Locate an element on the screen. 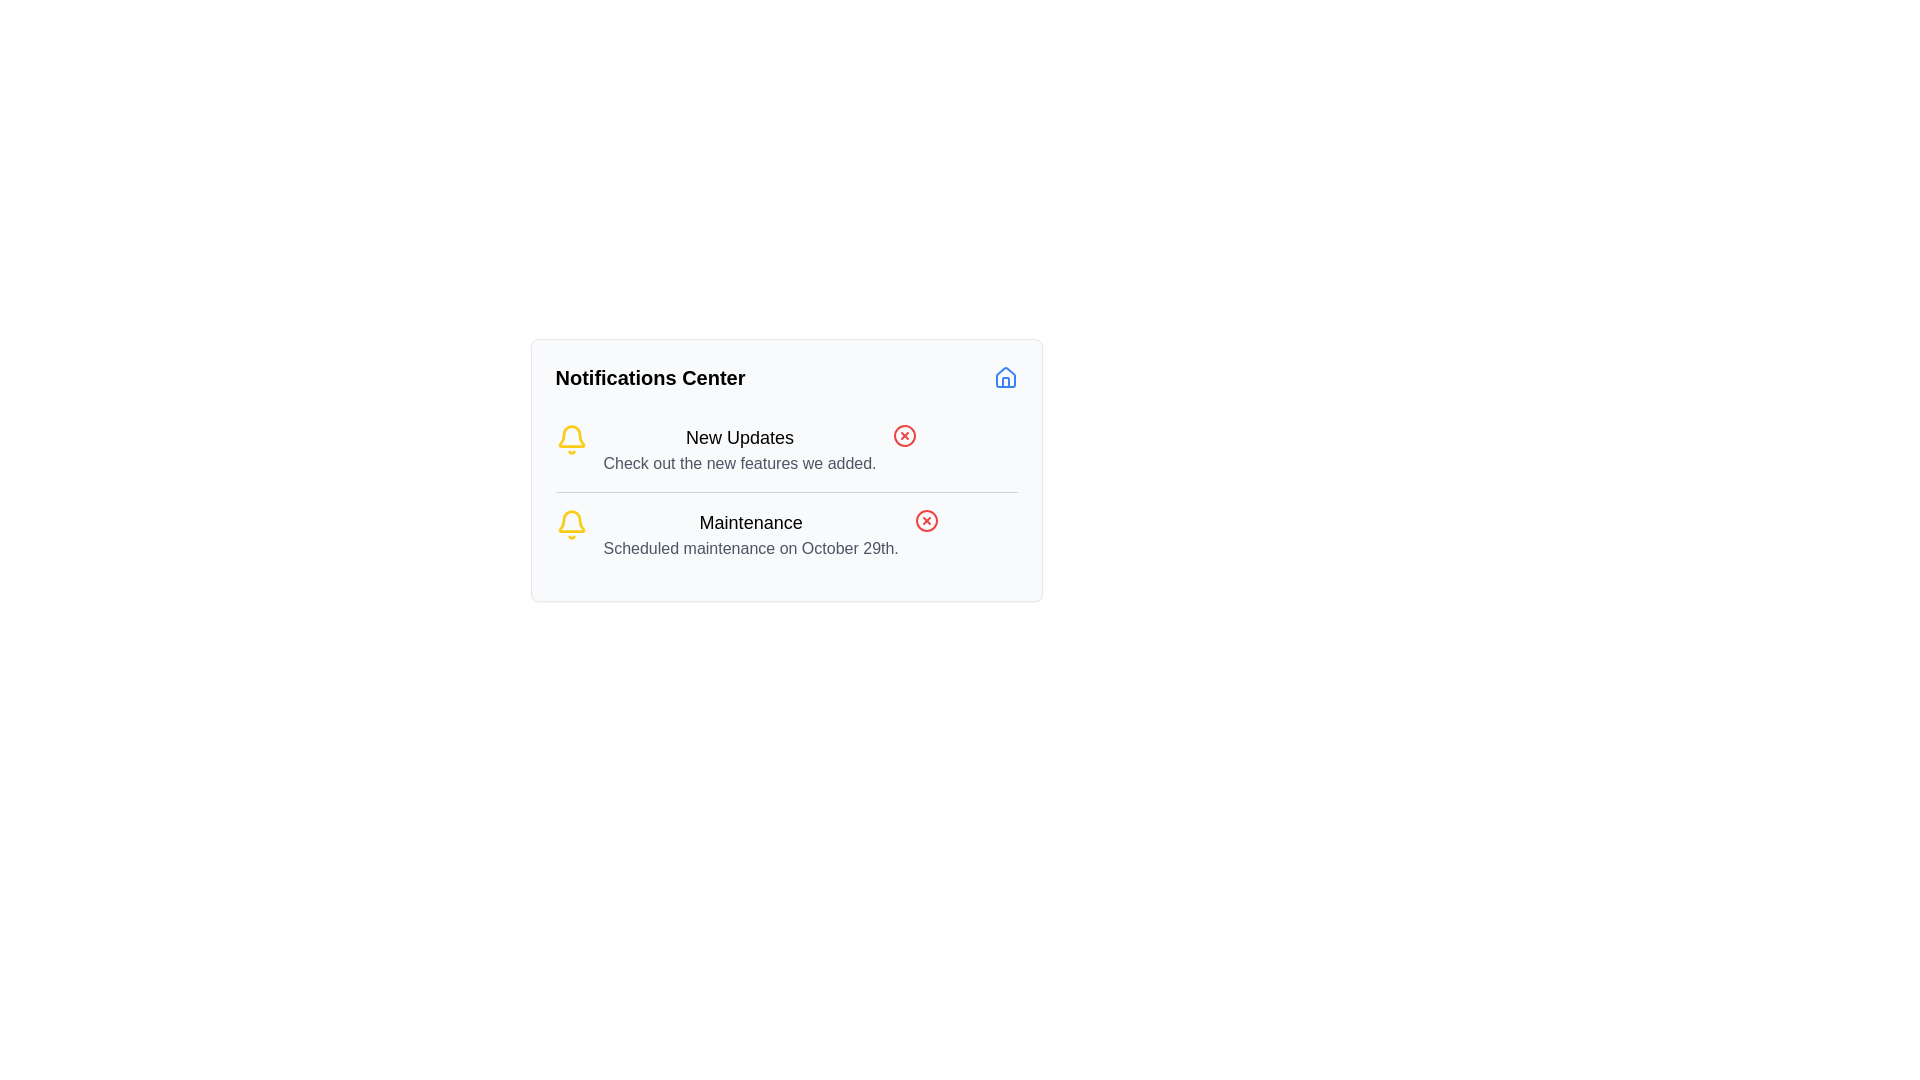  the graphical icon representing a close or cancel action related to the 'New Updates' notification in the 'Notifications Center' panel is located at coordinates (903, 434).